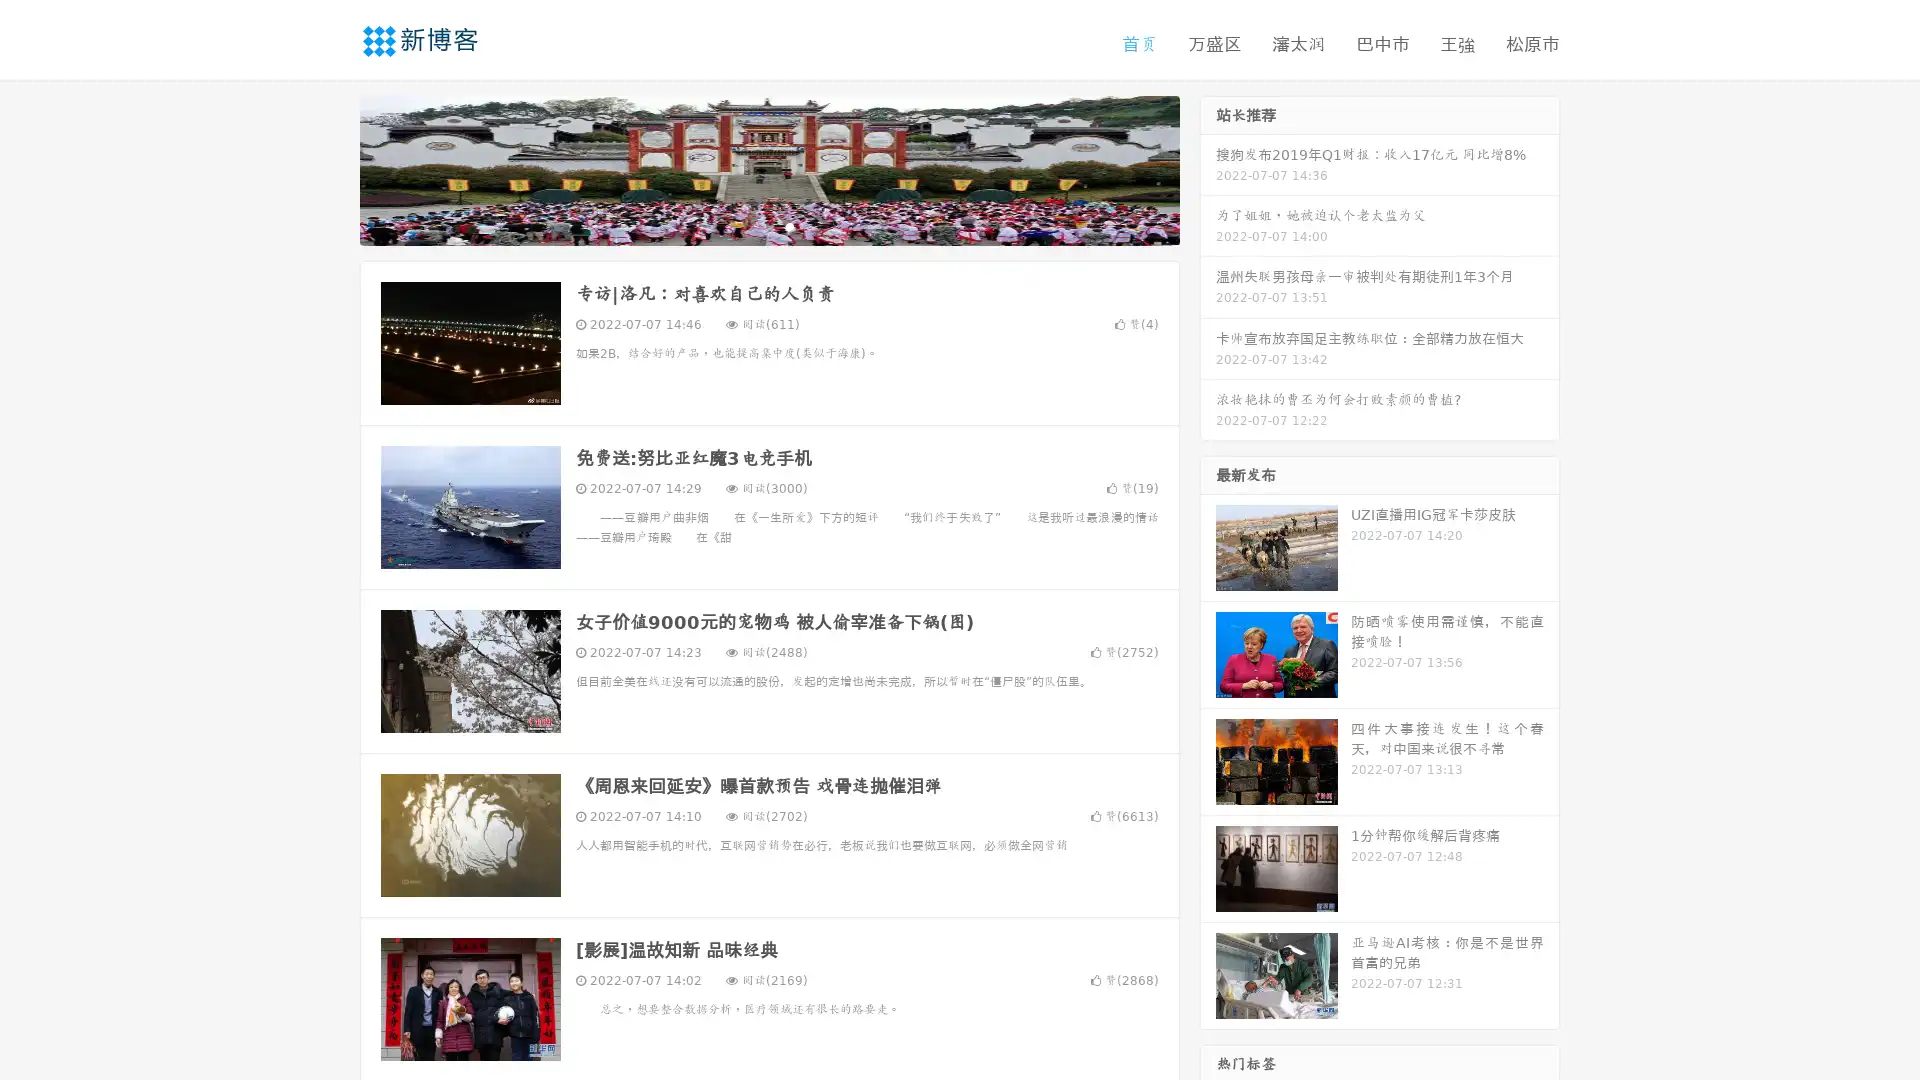  I want to click on Go to slide 2, so click(768, 225).